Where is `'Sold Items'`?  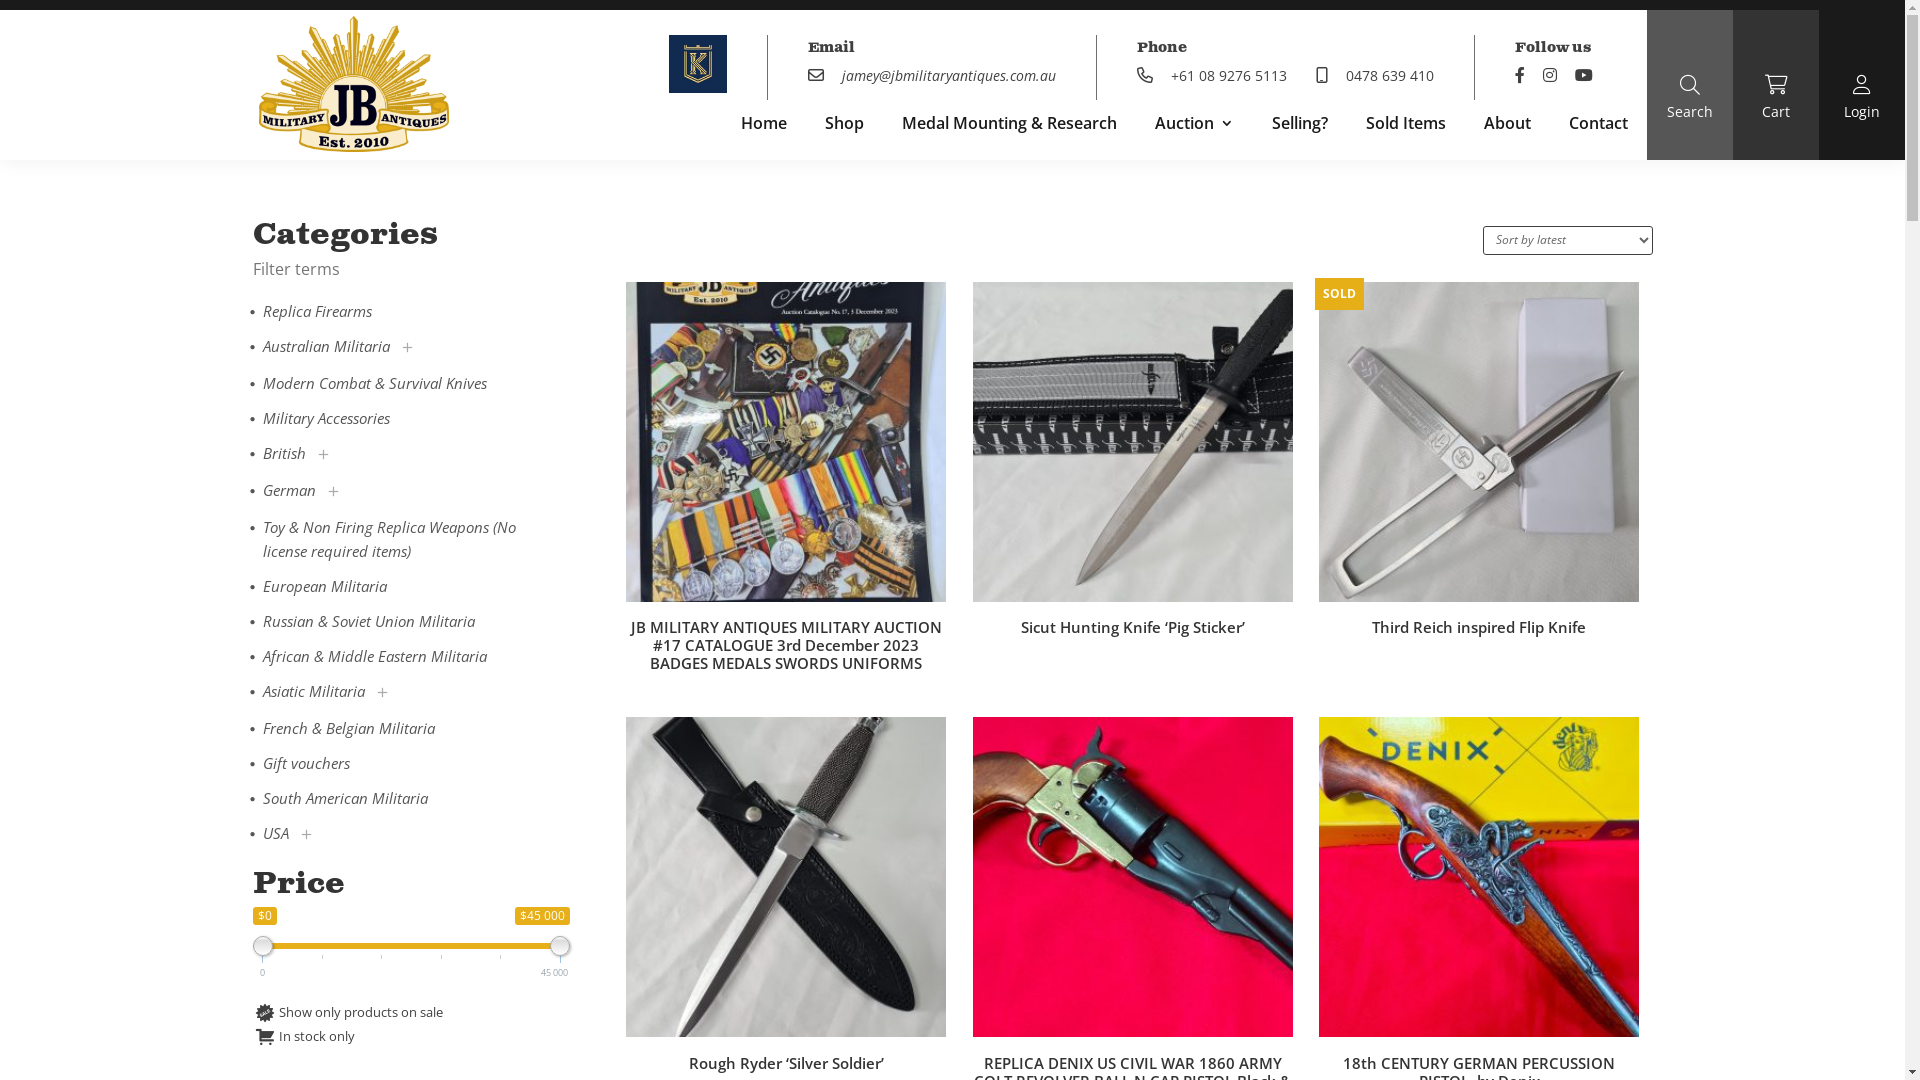
'Sold Items' is located at coordinates (1405, 127).